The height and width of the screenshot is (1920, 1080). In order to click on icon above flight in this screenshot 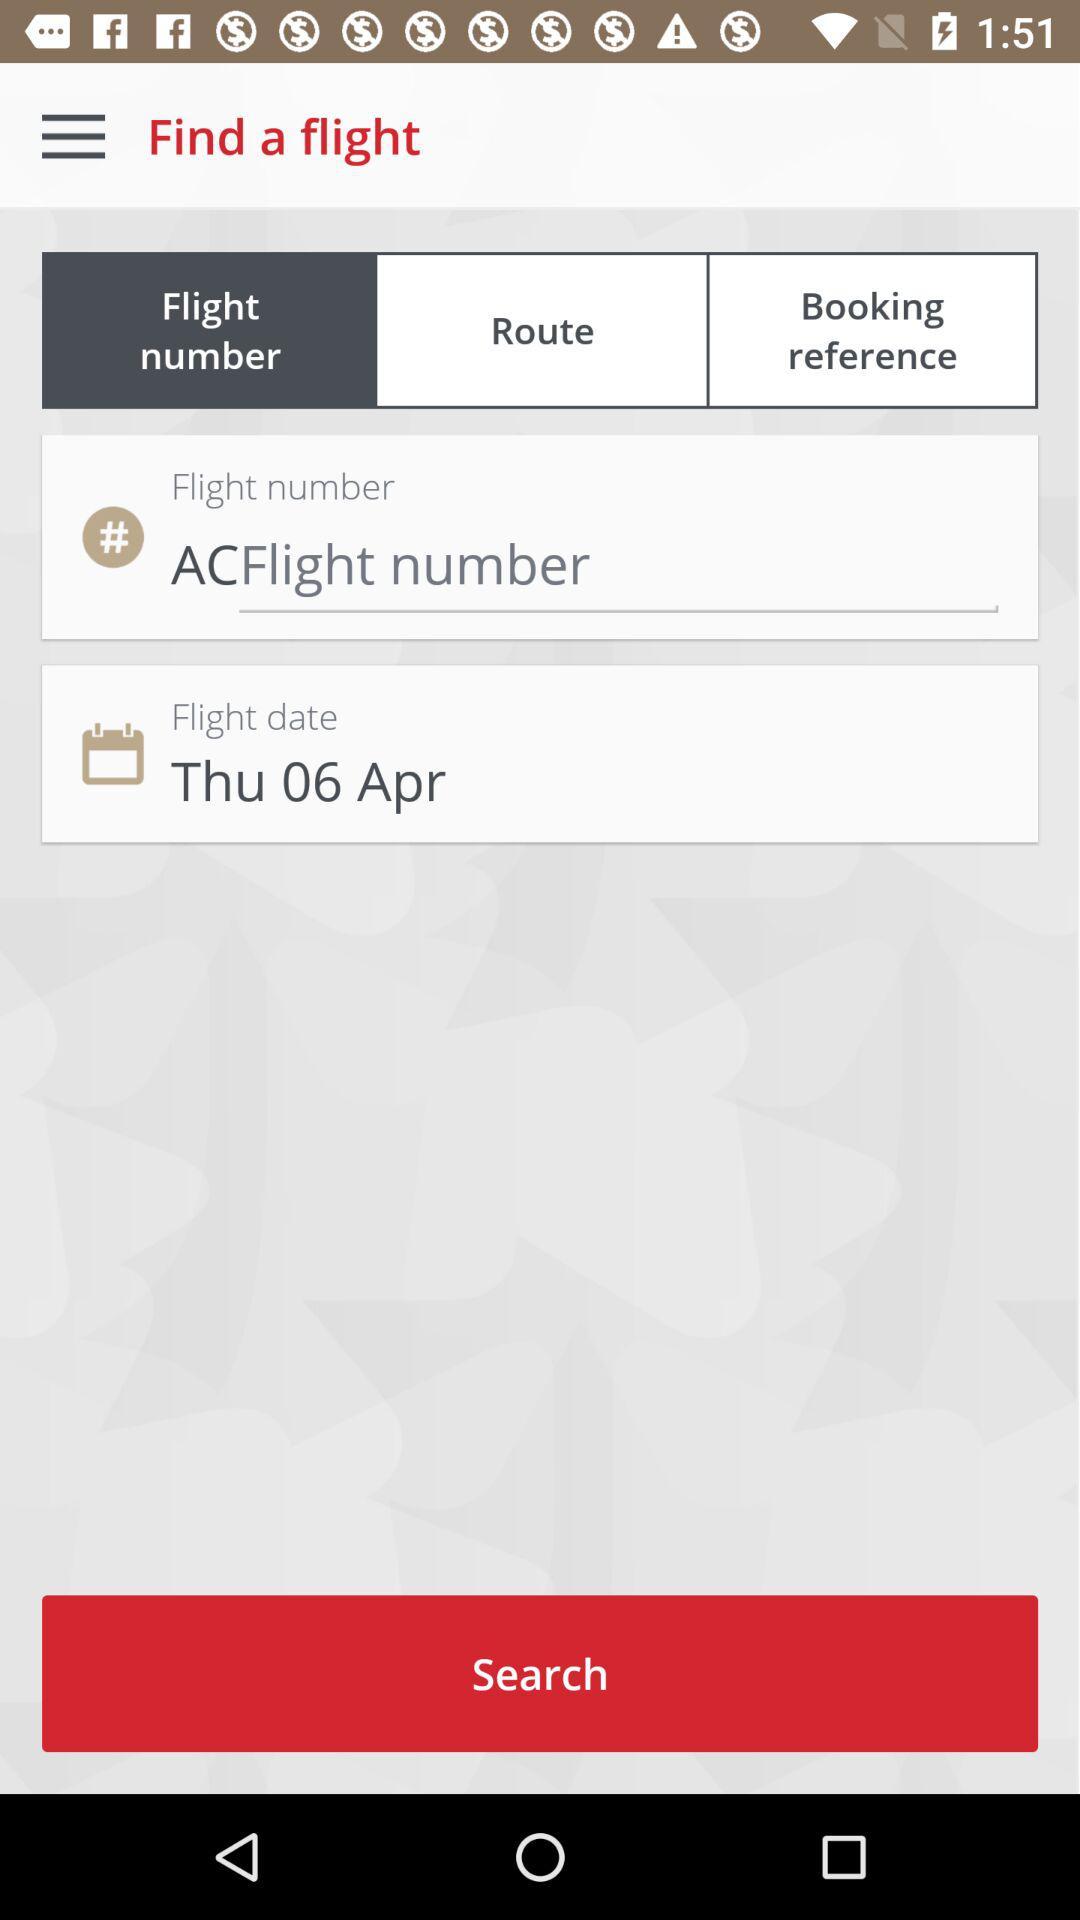, I will do `click(72, 135)`.